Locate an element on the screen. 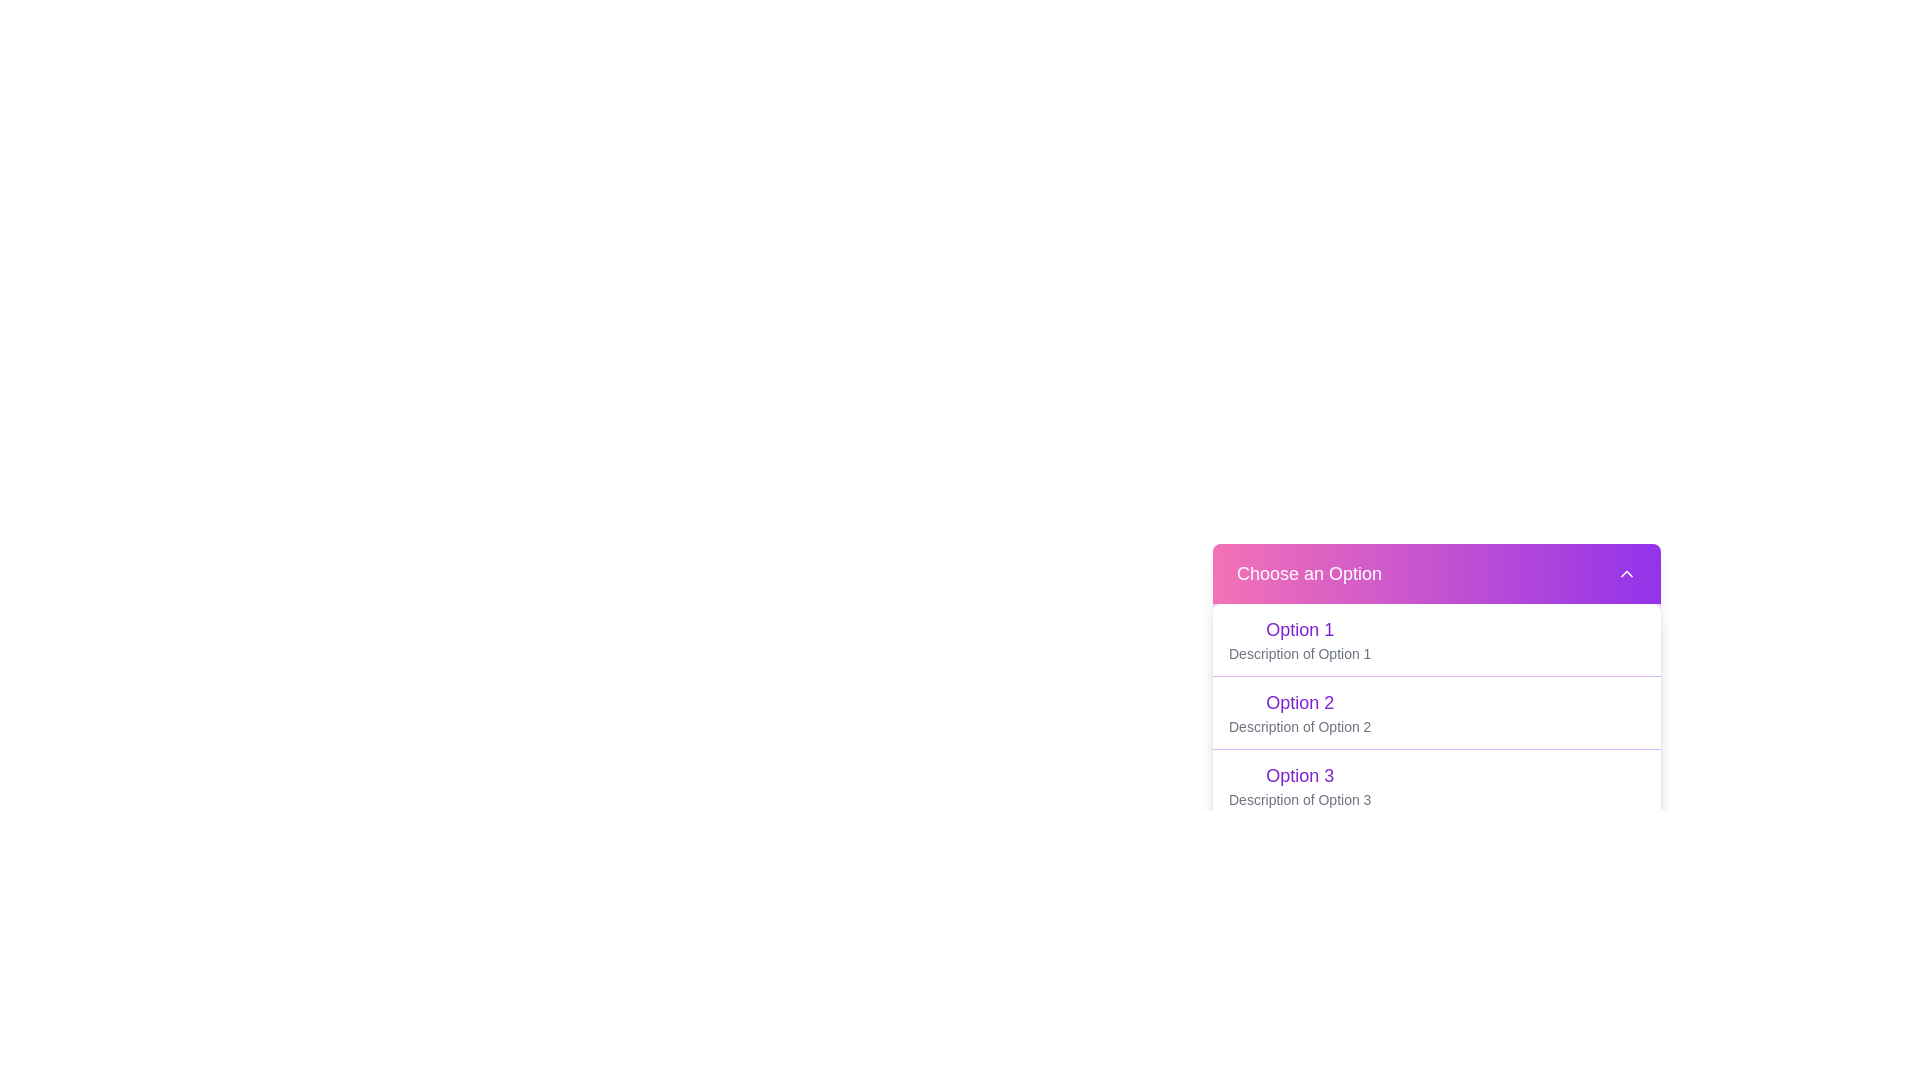 The image size is (1920, 1080). the text element displaying 'Description of Option 3' located below 'Option 3' in the dropdown menu is located at coordinates (1300, 798).